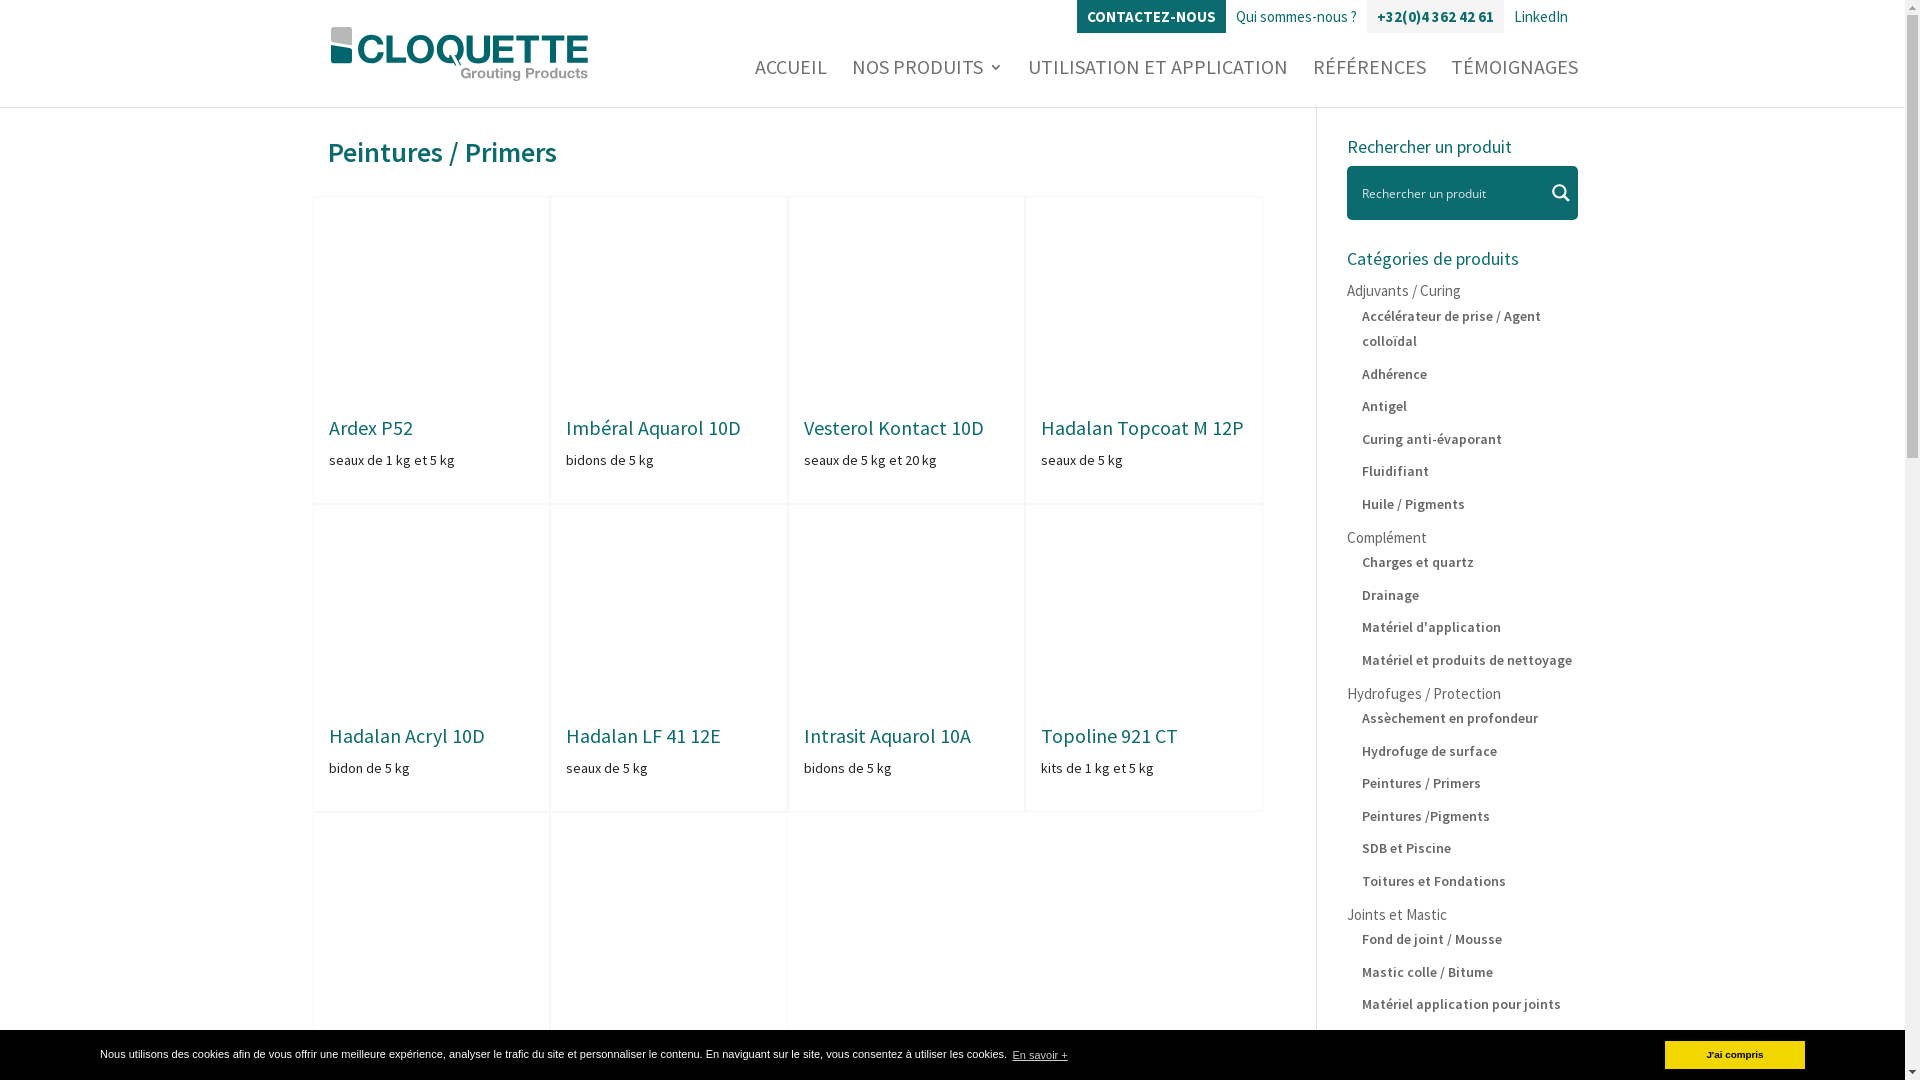  I want to click on 'UTILISATION ET APPLICATION', so click(1157, 82).